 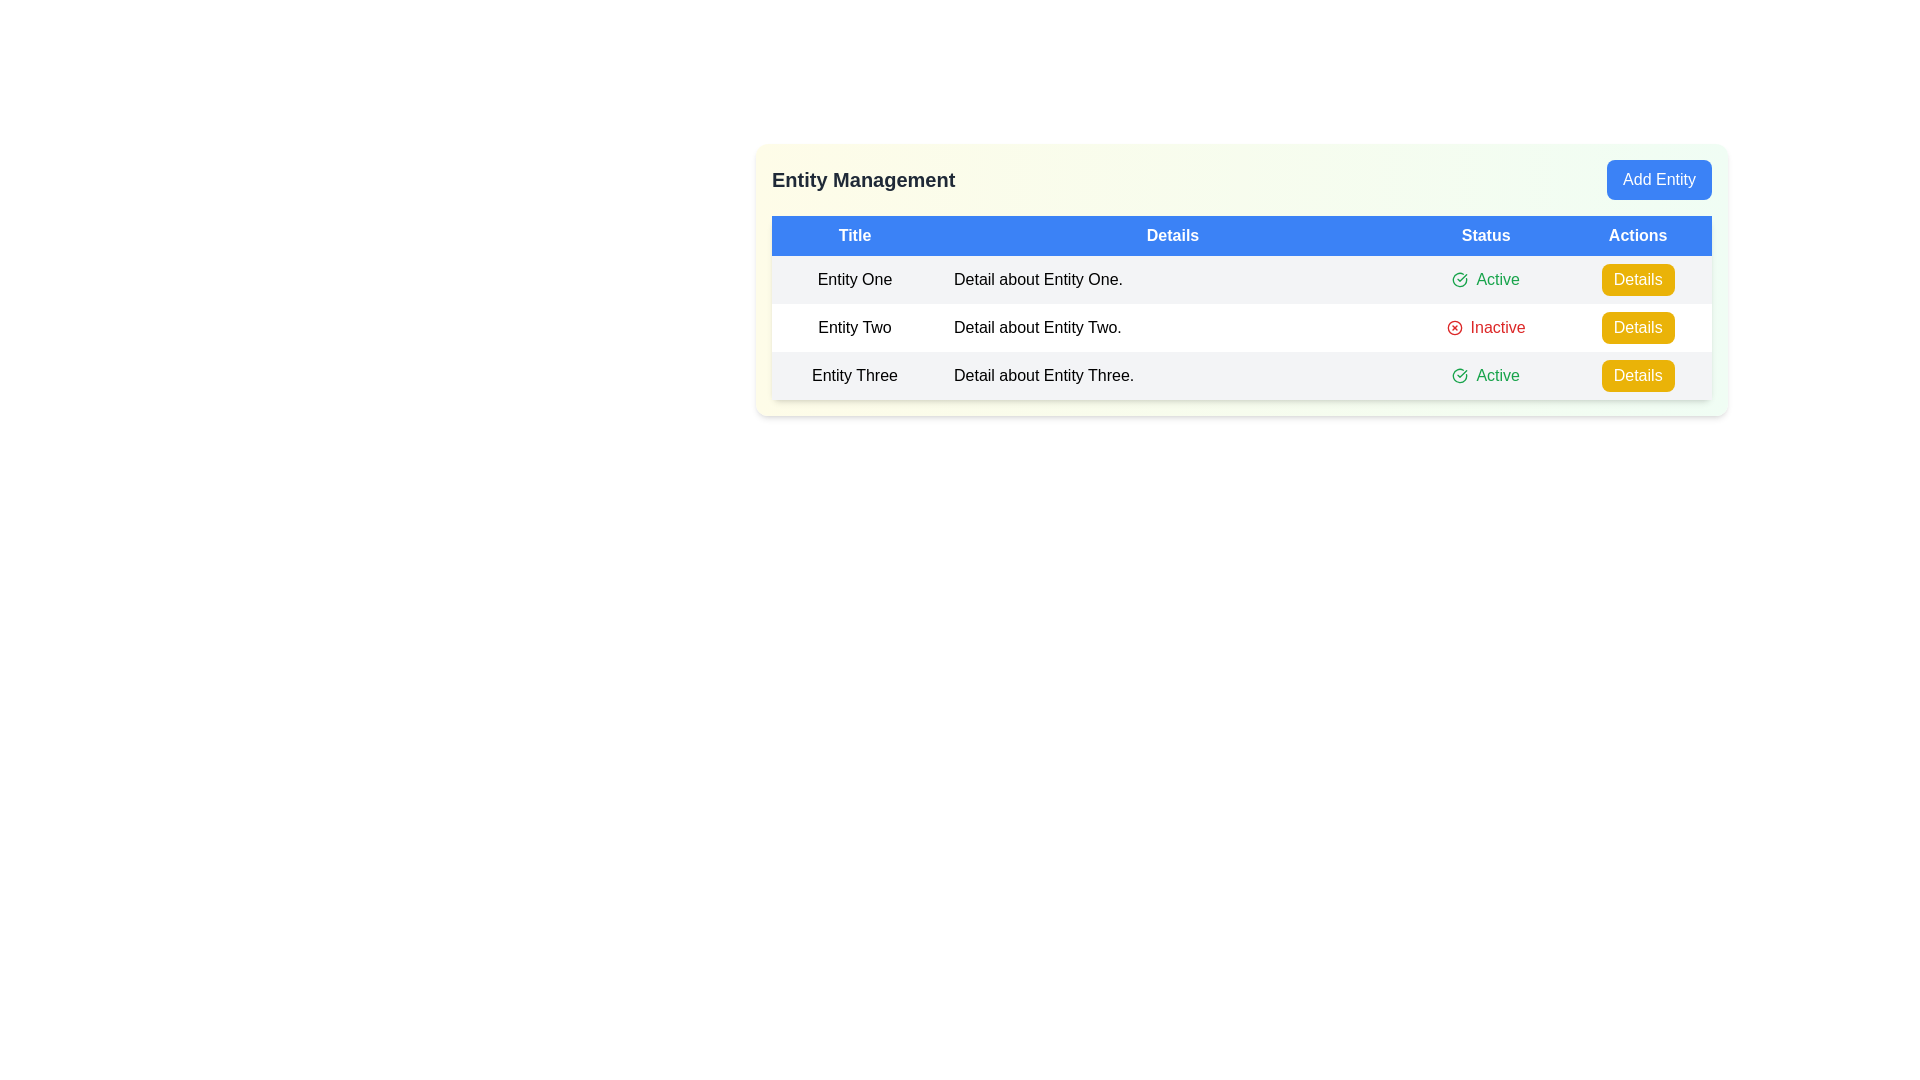 What do you see at coordinates (1241, 375) in the screenshot?
I see `the third row of the table under 'Entity Management' that displays details about 'Entity Three'` at bounding box center [1241, 375].